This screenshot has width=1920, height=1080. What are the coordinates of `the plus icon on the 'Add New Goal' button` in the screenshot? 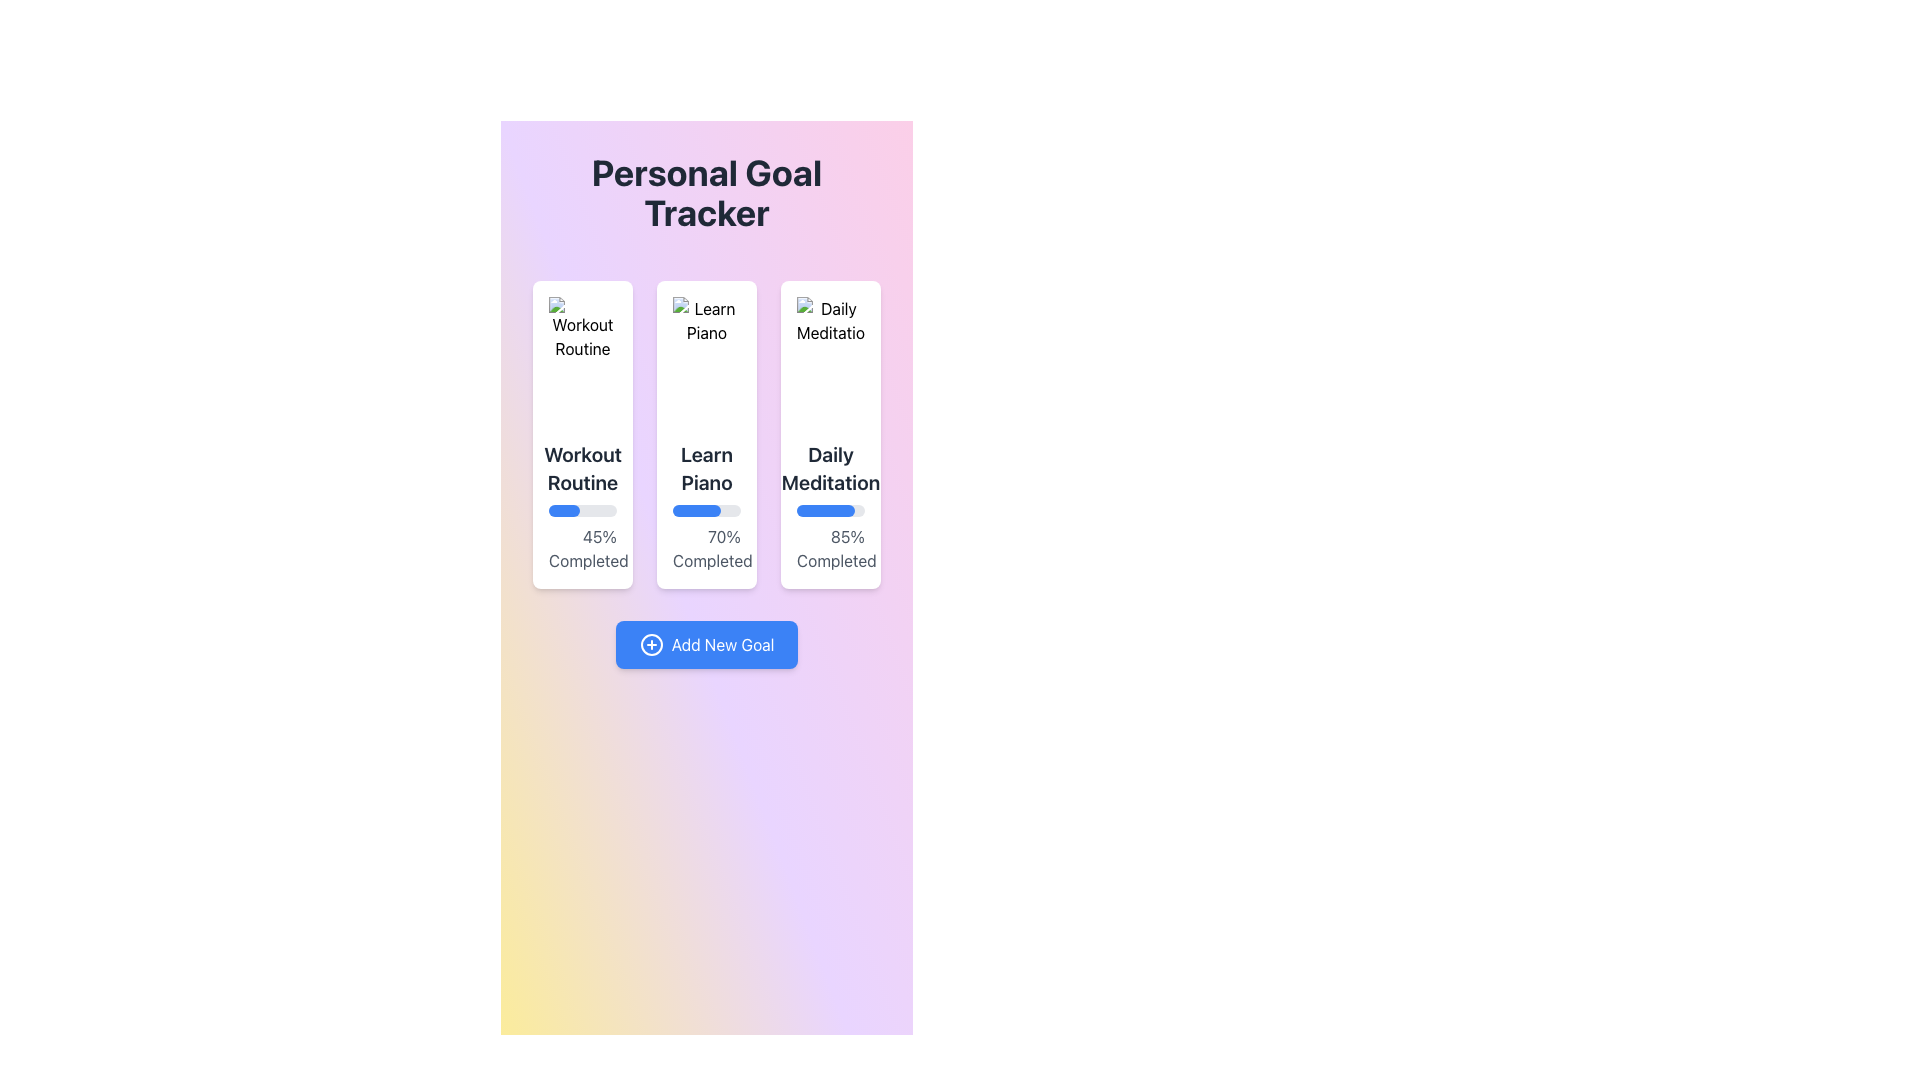 It's located at (651, 644).